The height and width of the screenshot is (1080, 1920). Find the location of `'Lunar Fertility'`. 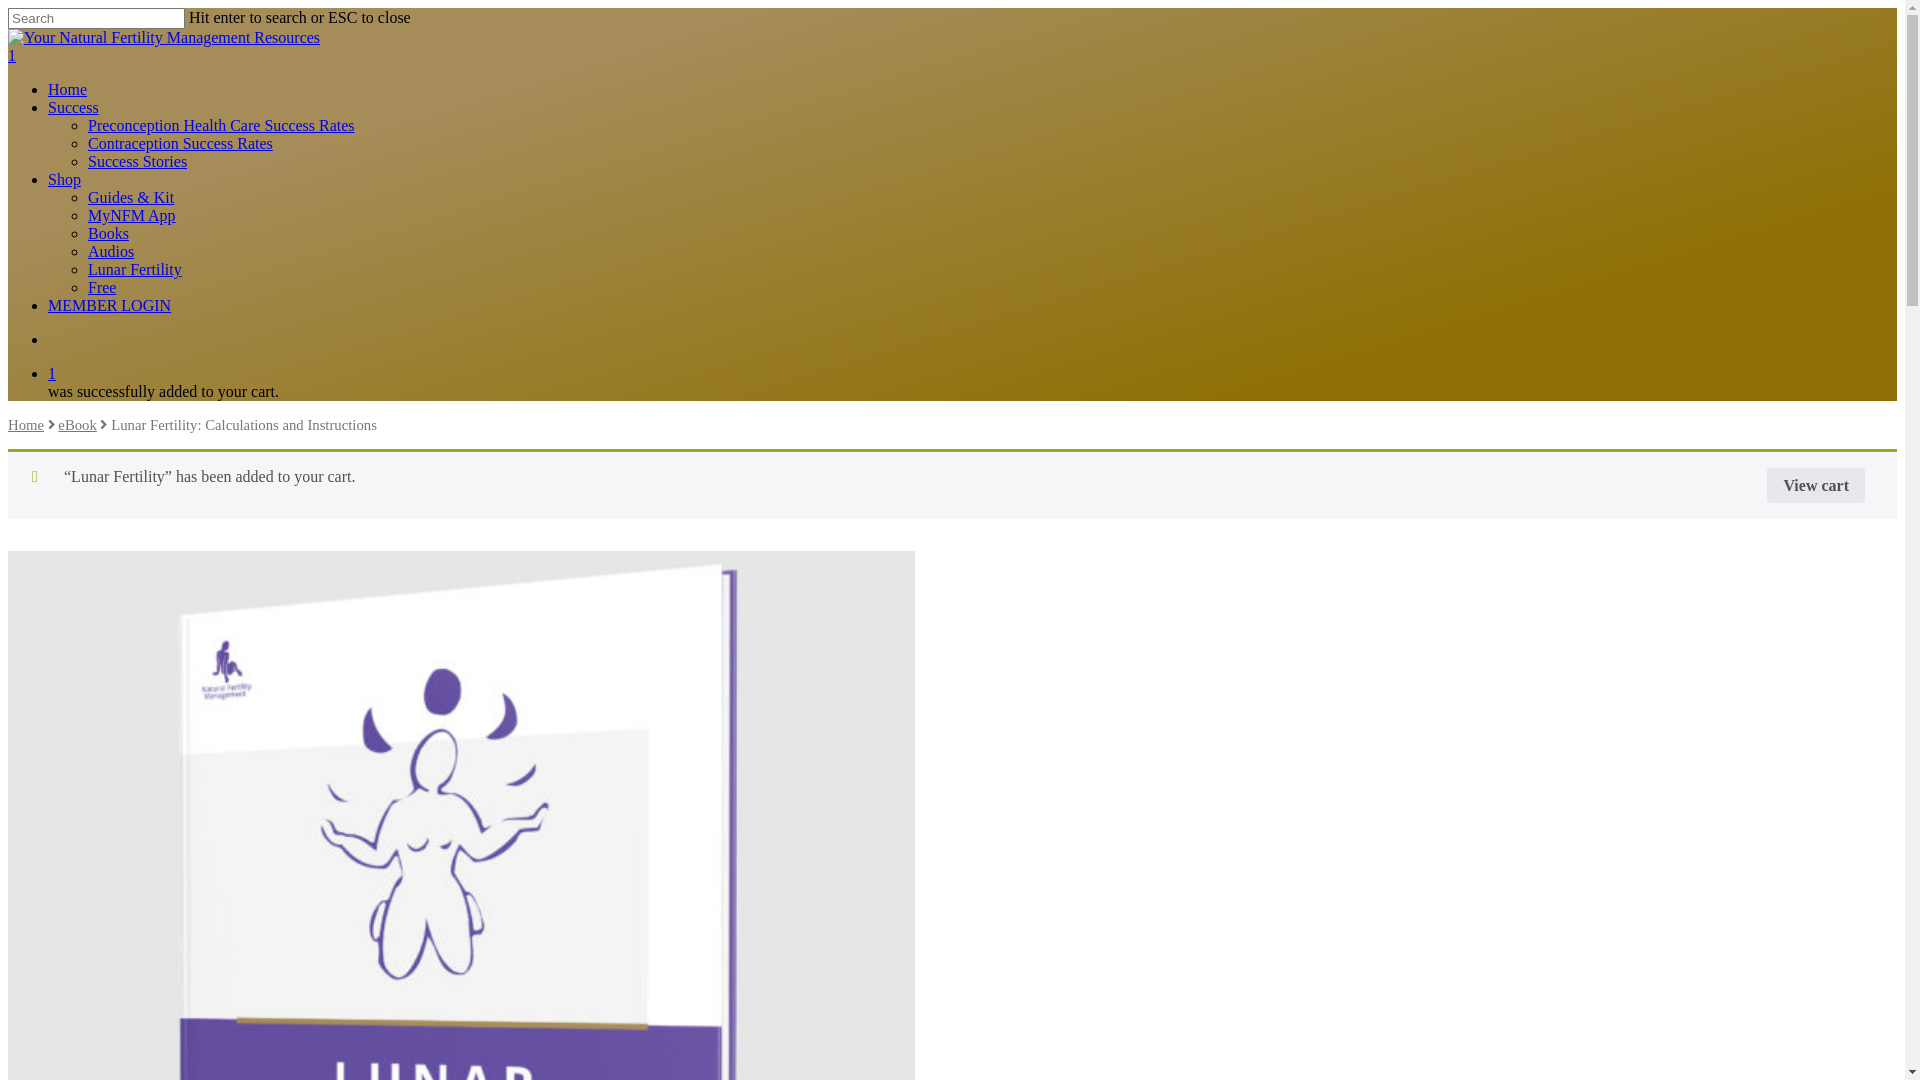

'Lunar Fertility' is located at coordinates (133, 268).